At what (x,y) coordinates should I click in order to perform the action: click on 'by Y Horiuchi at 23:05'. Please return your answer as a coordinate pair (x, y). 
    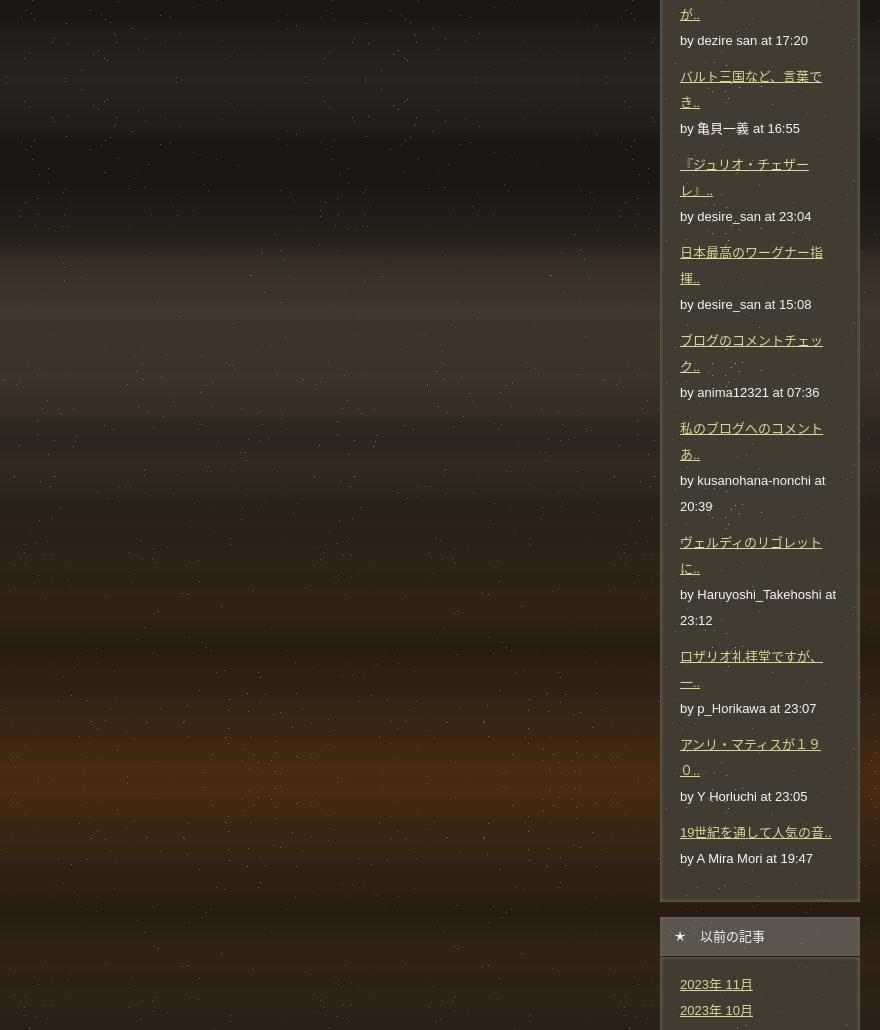
    Looking at the image, I should click on (742, 794).